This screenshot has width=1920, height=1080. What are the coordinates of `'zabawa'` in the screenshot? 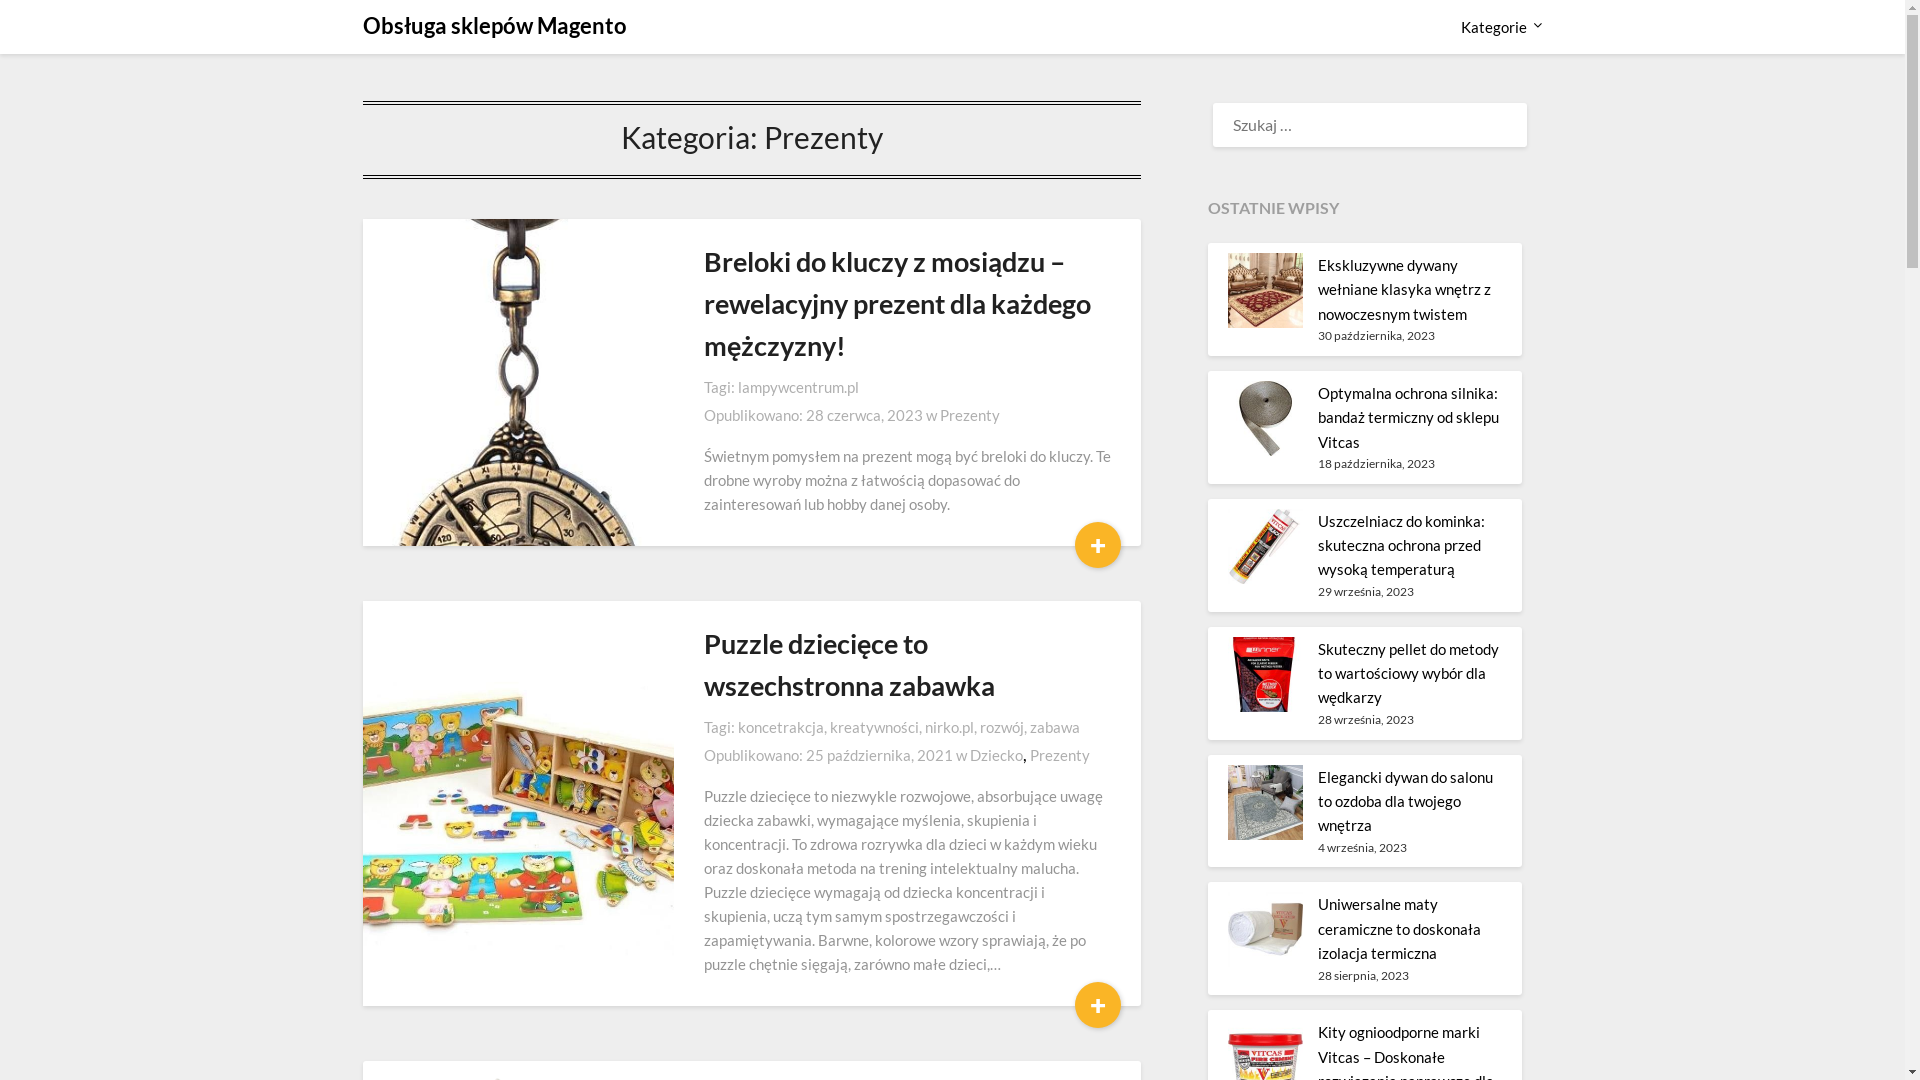 It's located at (1054, 726).